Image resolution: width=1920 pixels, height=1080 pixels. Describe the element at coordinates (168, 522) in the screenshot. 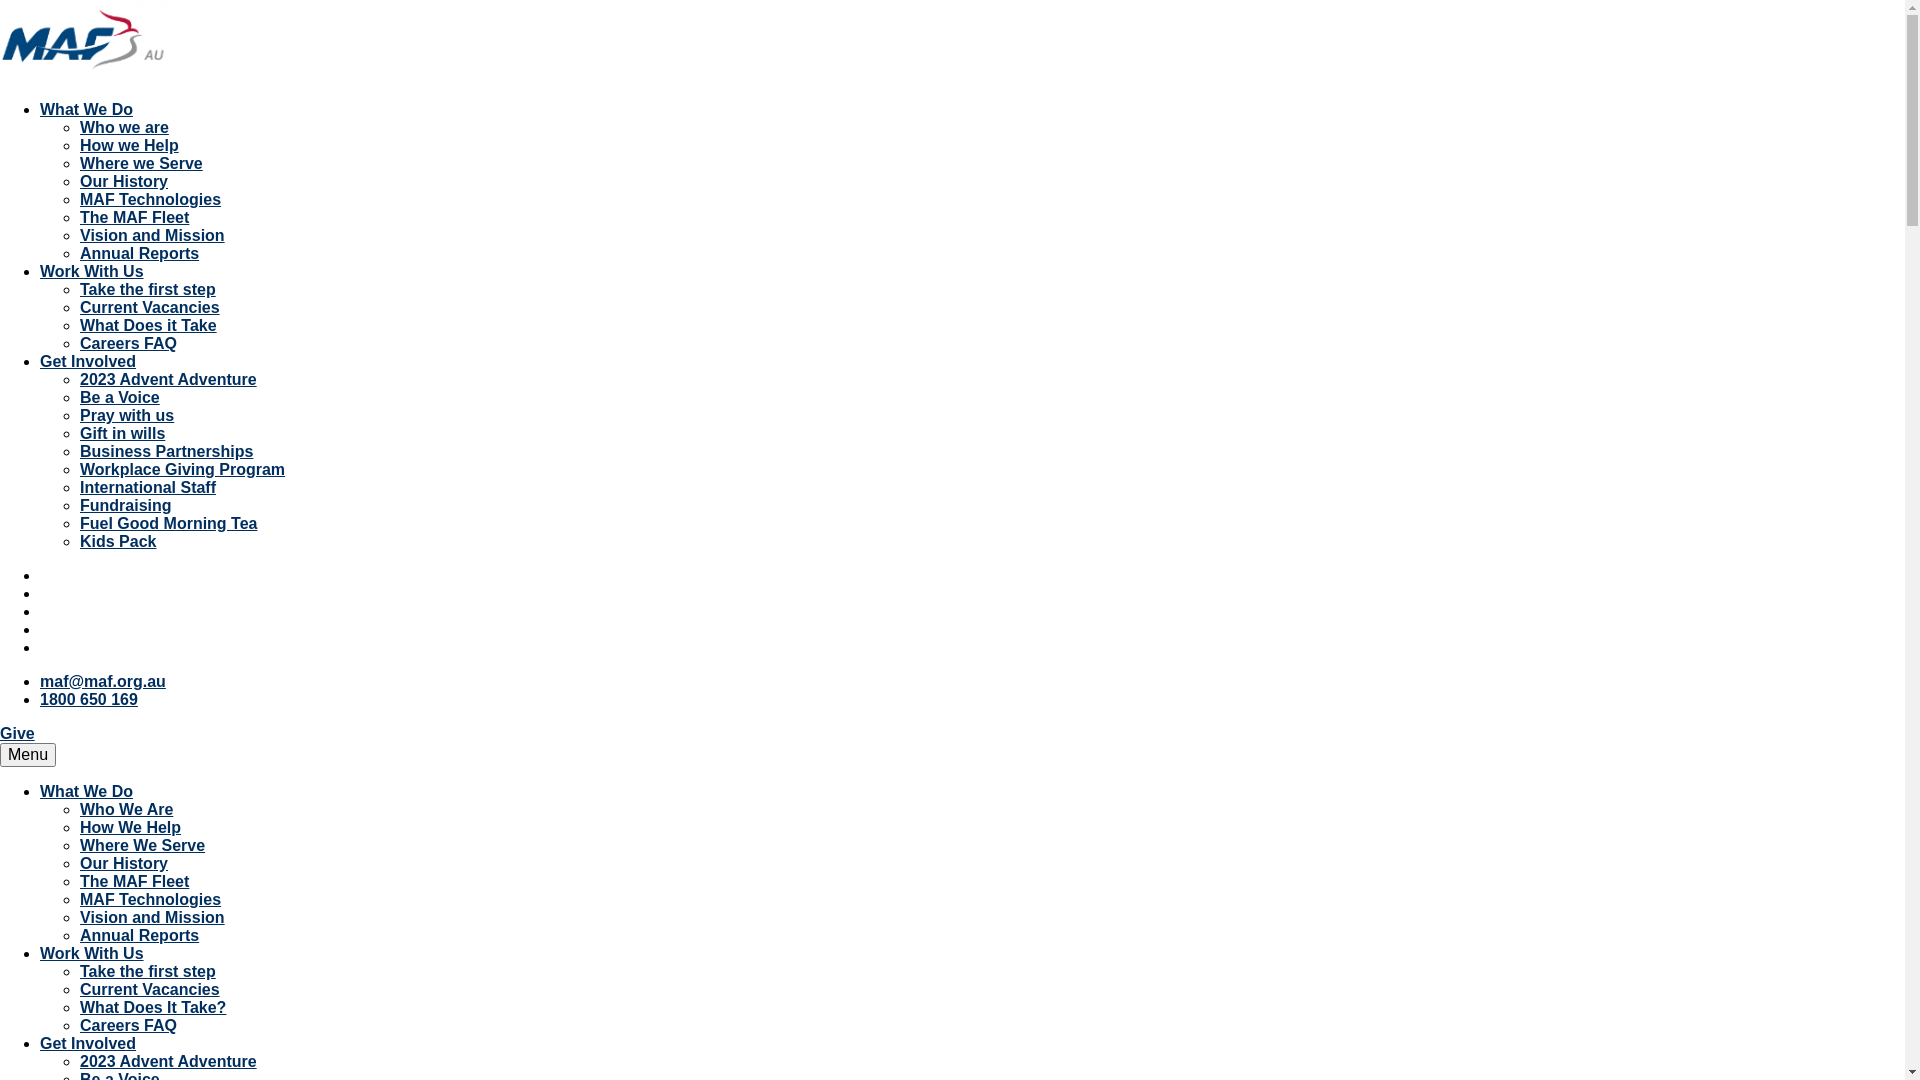

I see `'Fuel Good Morning Tea'` at that location.